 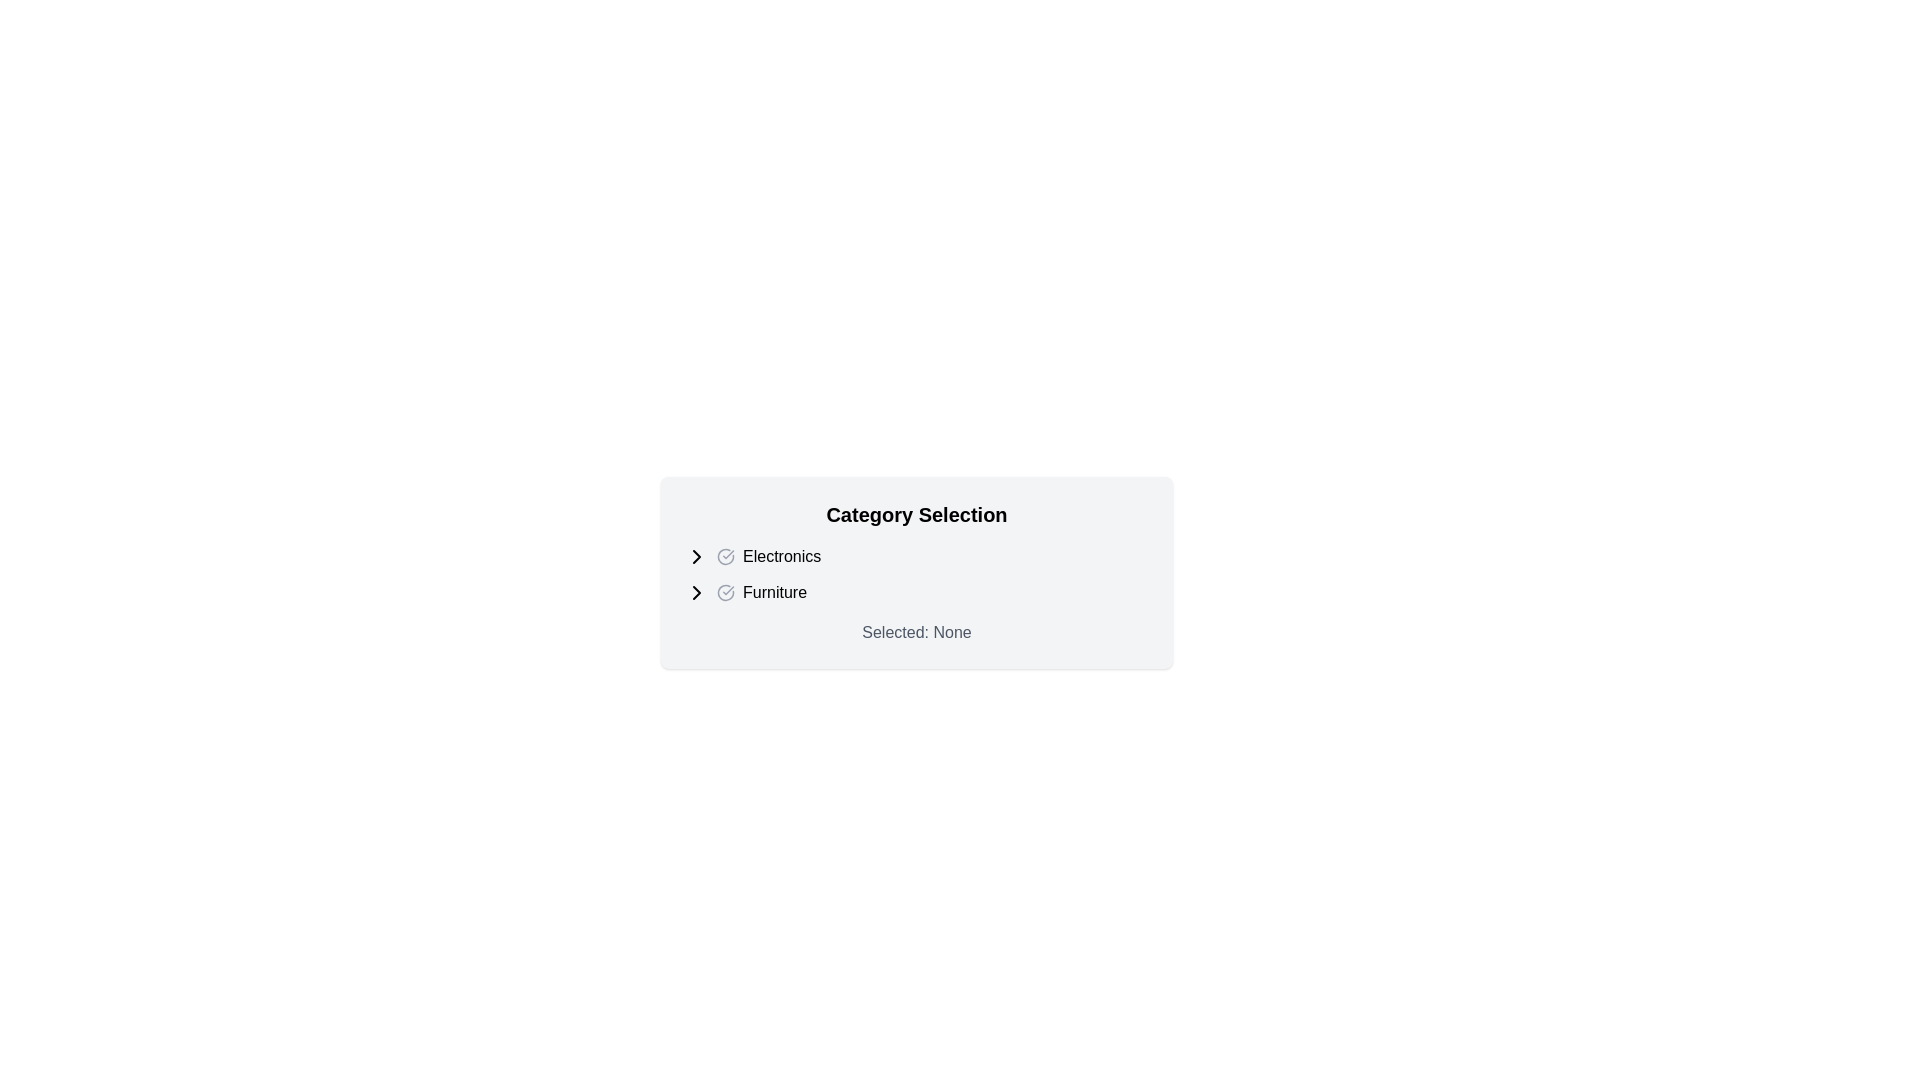 What do you see at coordinates (724, 556) in the screenshot?
I see `the selection status indicator located to the left of the 'Electronics' text label in the category selection panel` at bounding box center [724, 556].